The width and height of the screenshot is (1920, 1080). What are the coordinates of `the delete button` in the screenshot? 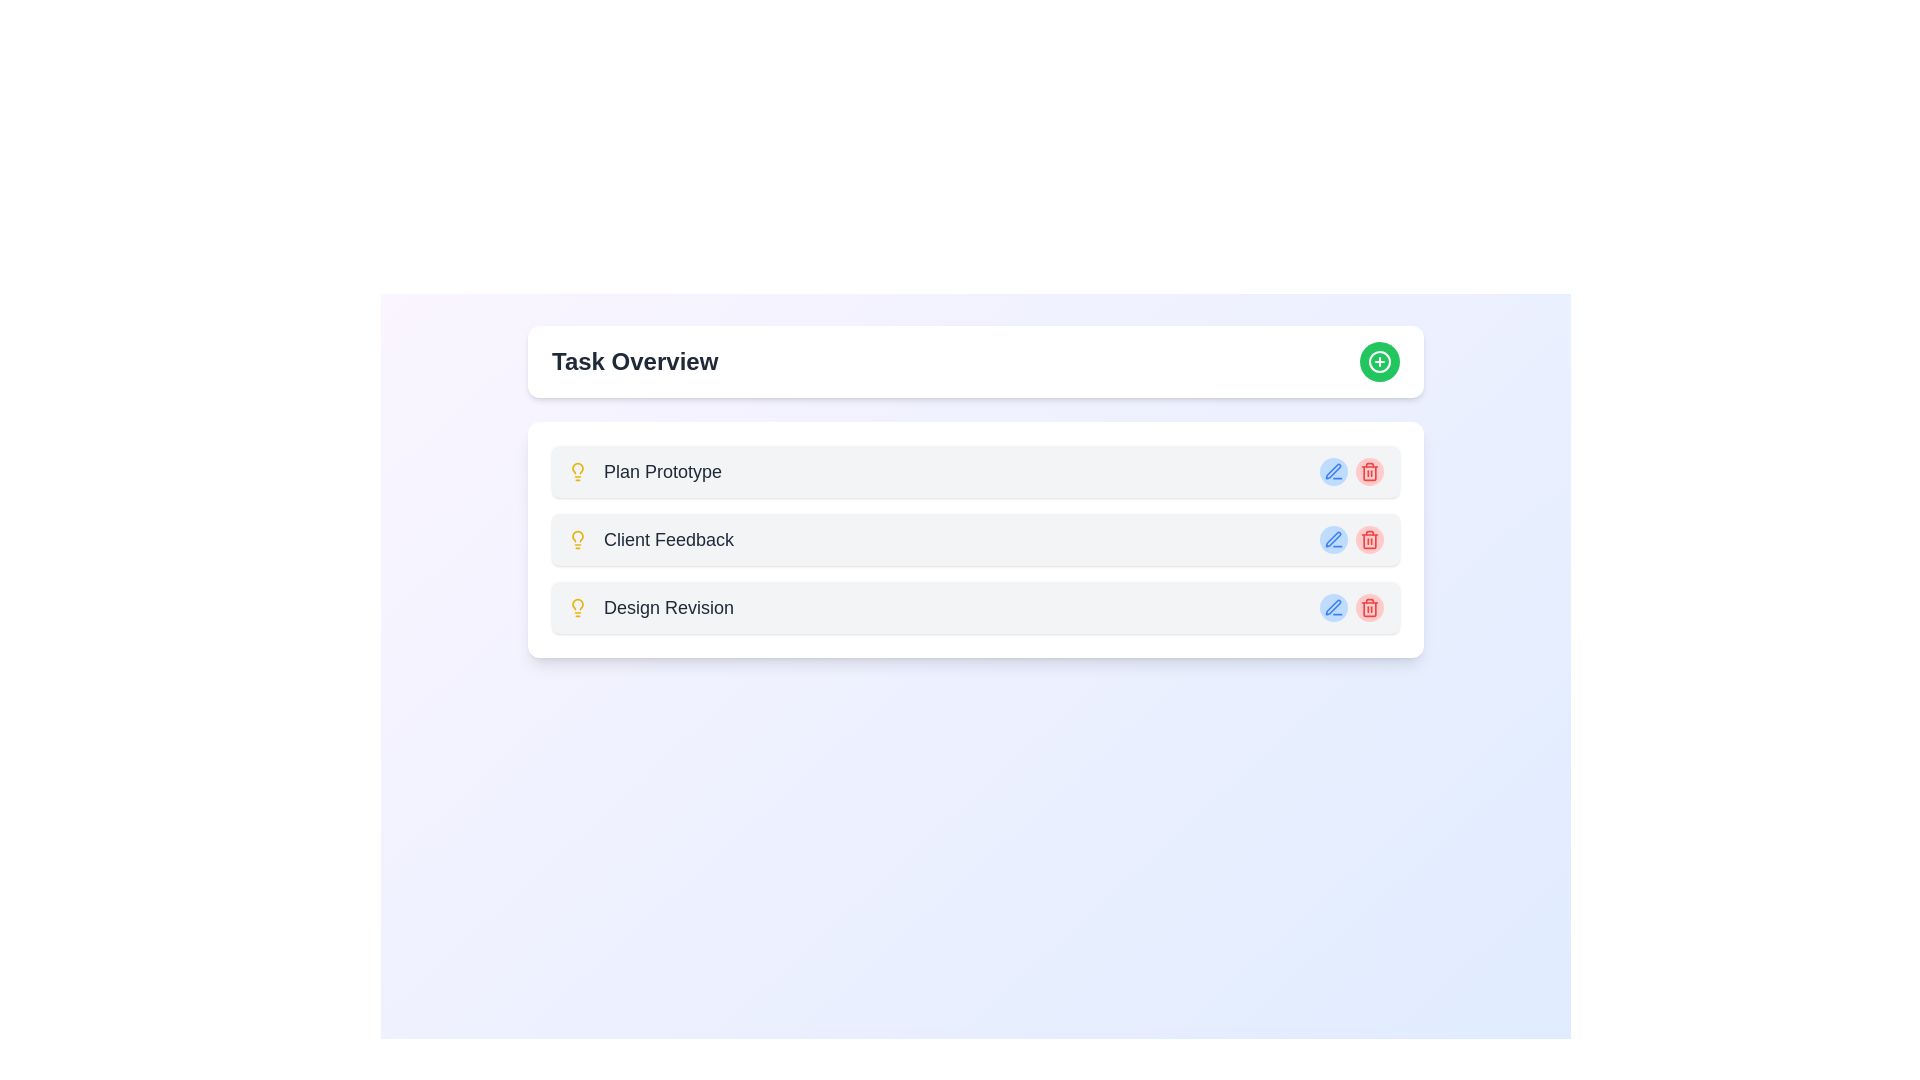 It's located at (1368, 471).